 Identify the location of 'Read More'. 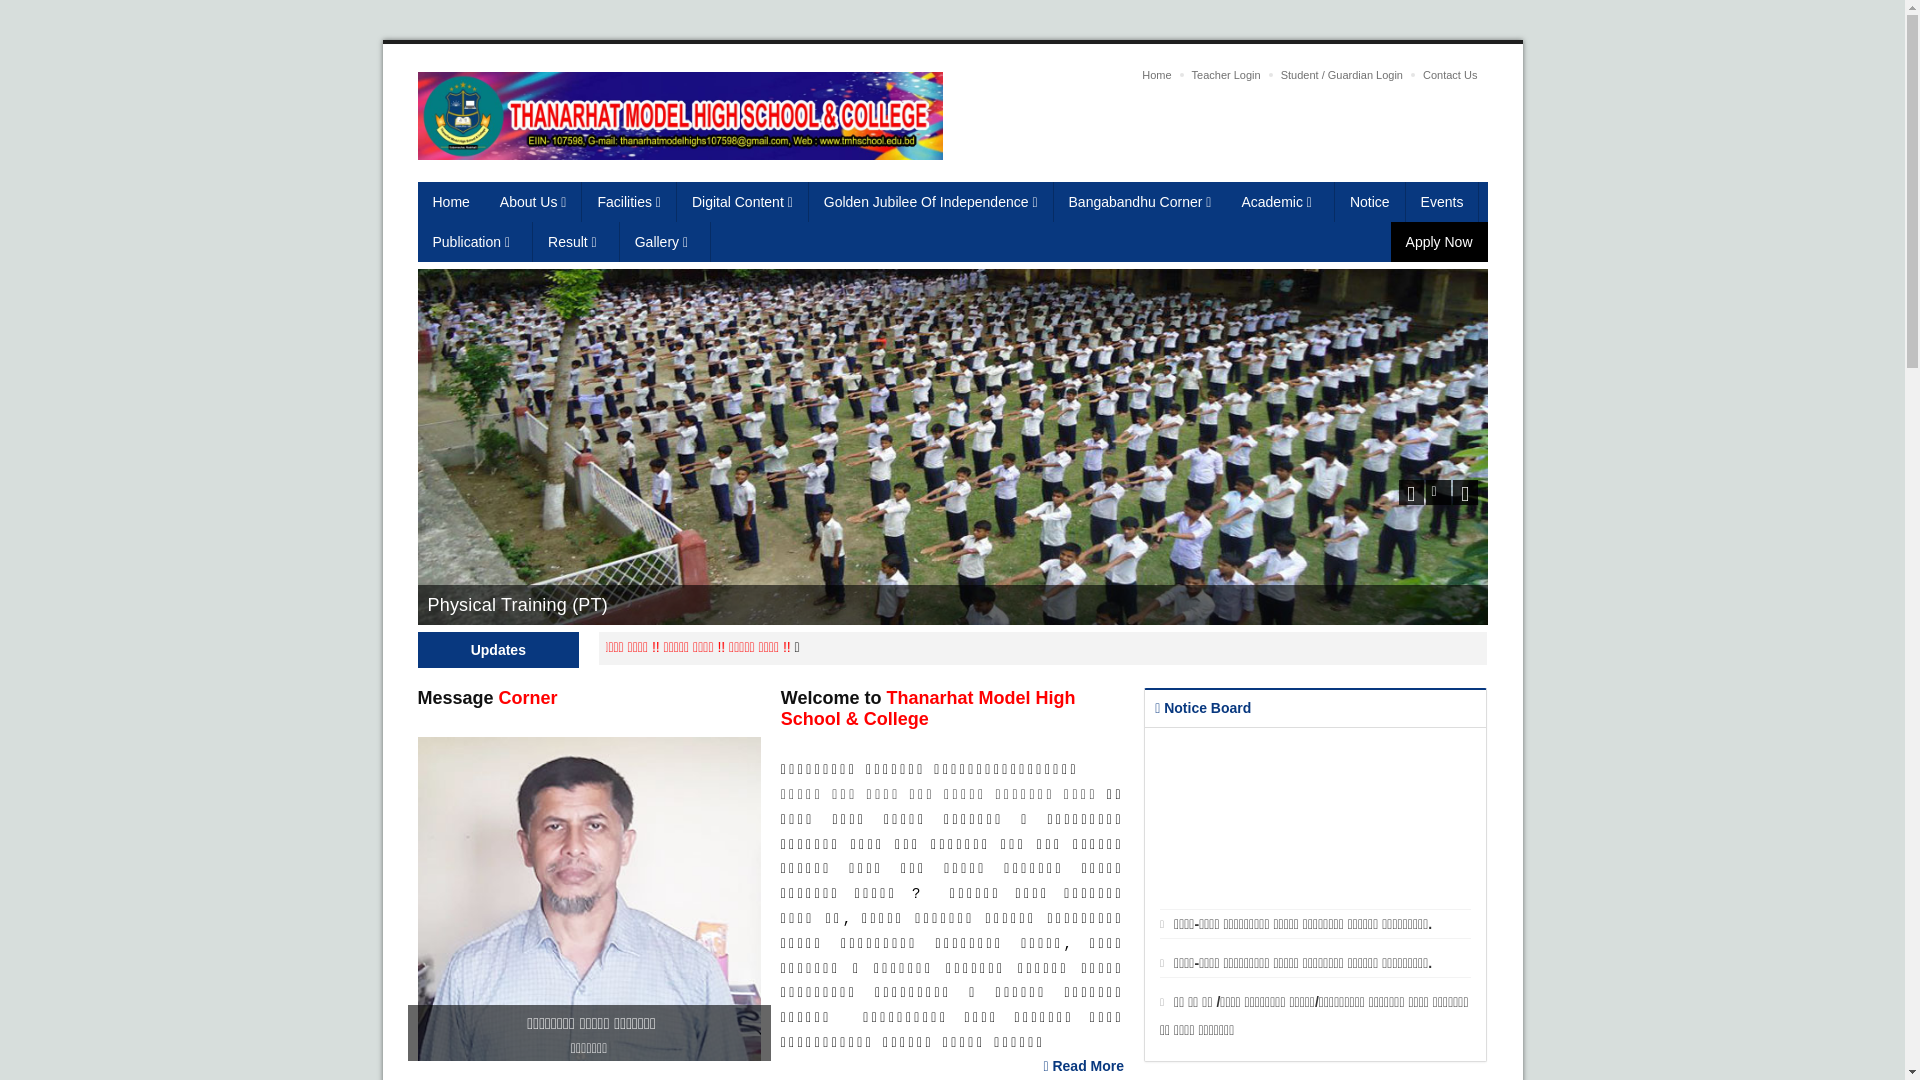
(1082, 1064).